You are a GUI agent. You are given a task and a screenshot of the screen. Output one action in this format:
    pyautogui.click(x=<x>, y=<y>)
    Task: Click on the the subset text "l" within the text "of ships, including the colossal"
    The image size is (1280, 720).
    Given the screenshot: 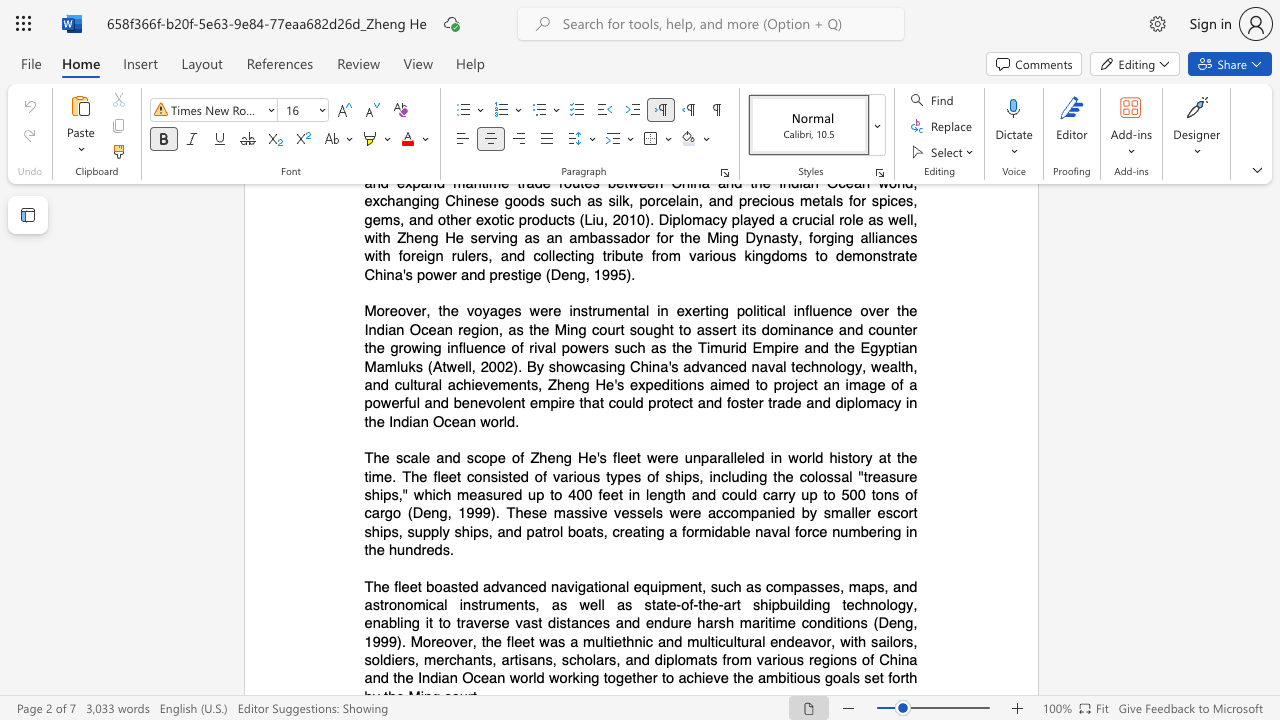 What is the action you would take?
    pyautogui.click(x=849, y=476)
    